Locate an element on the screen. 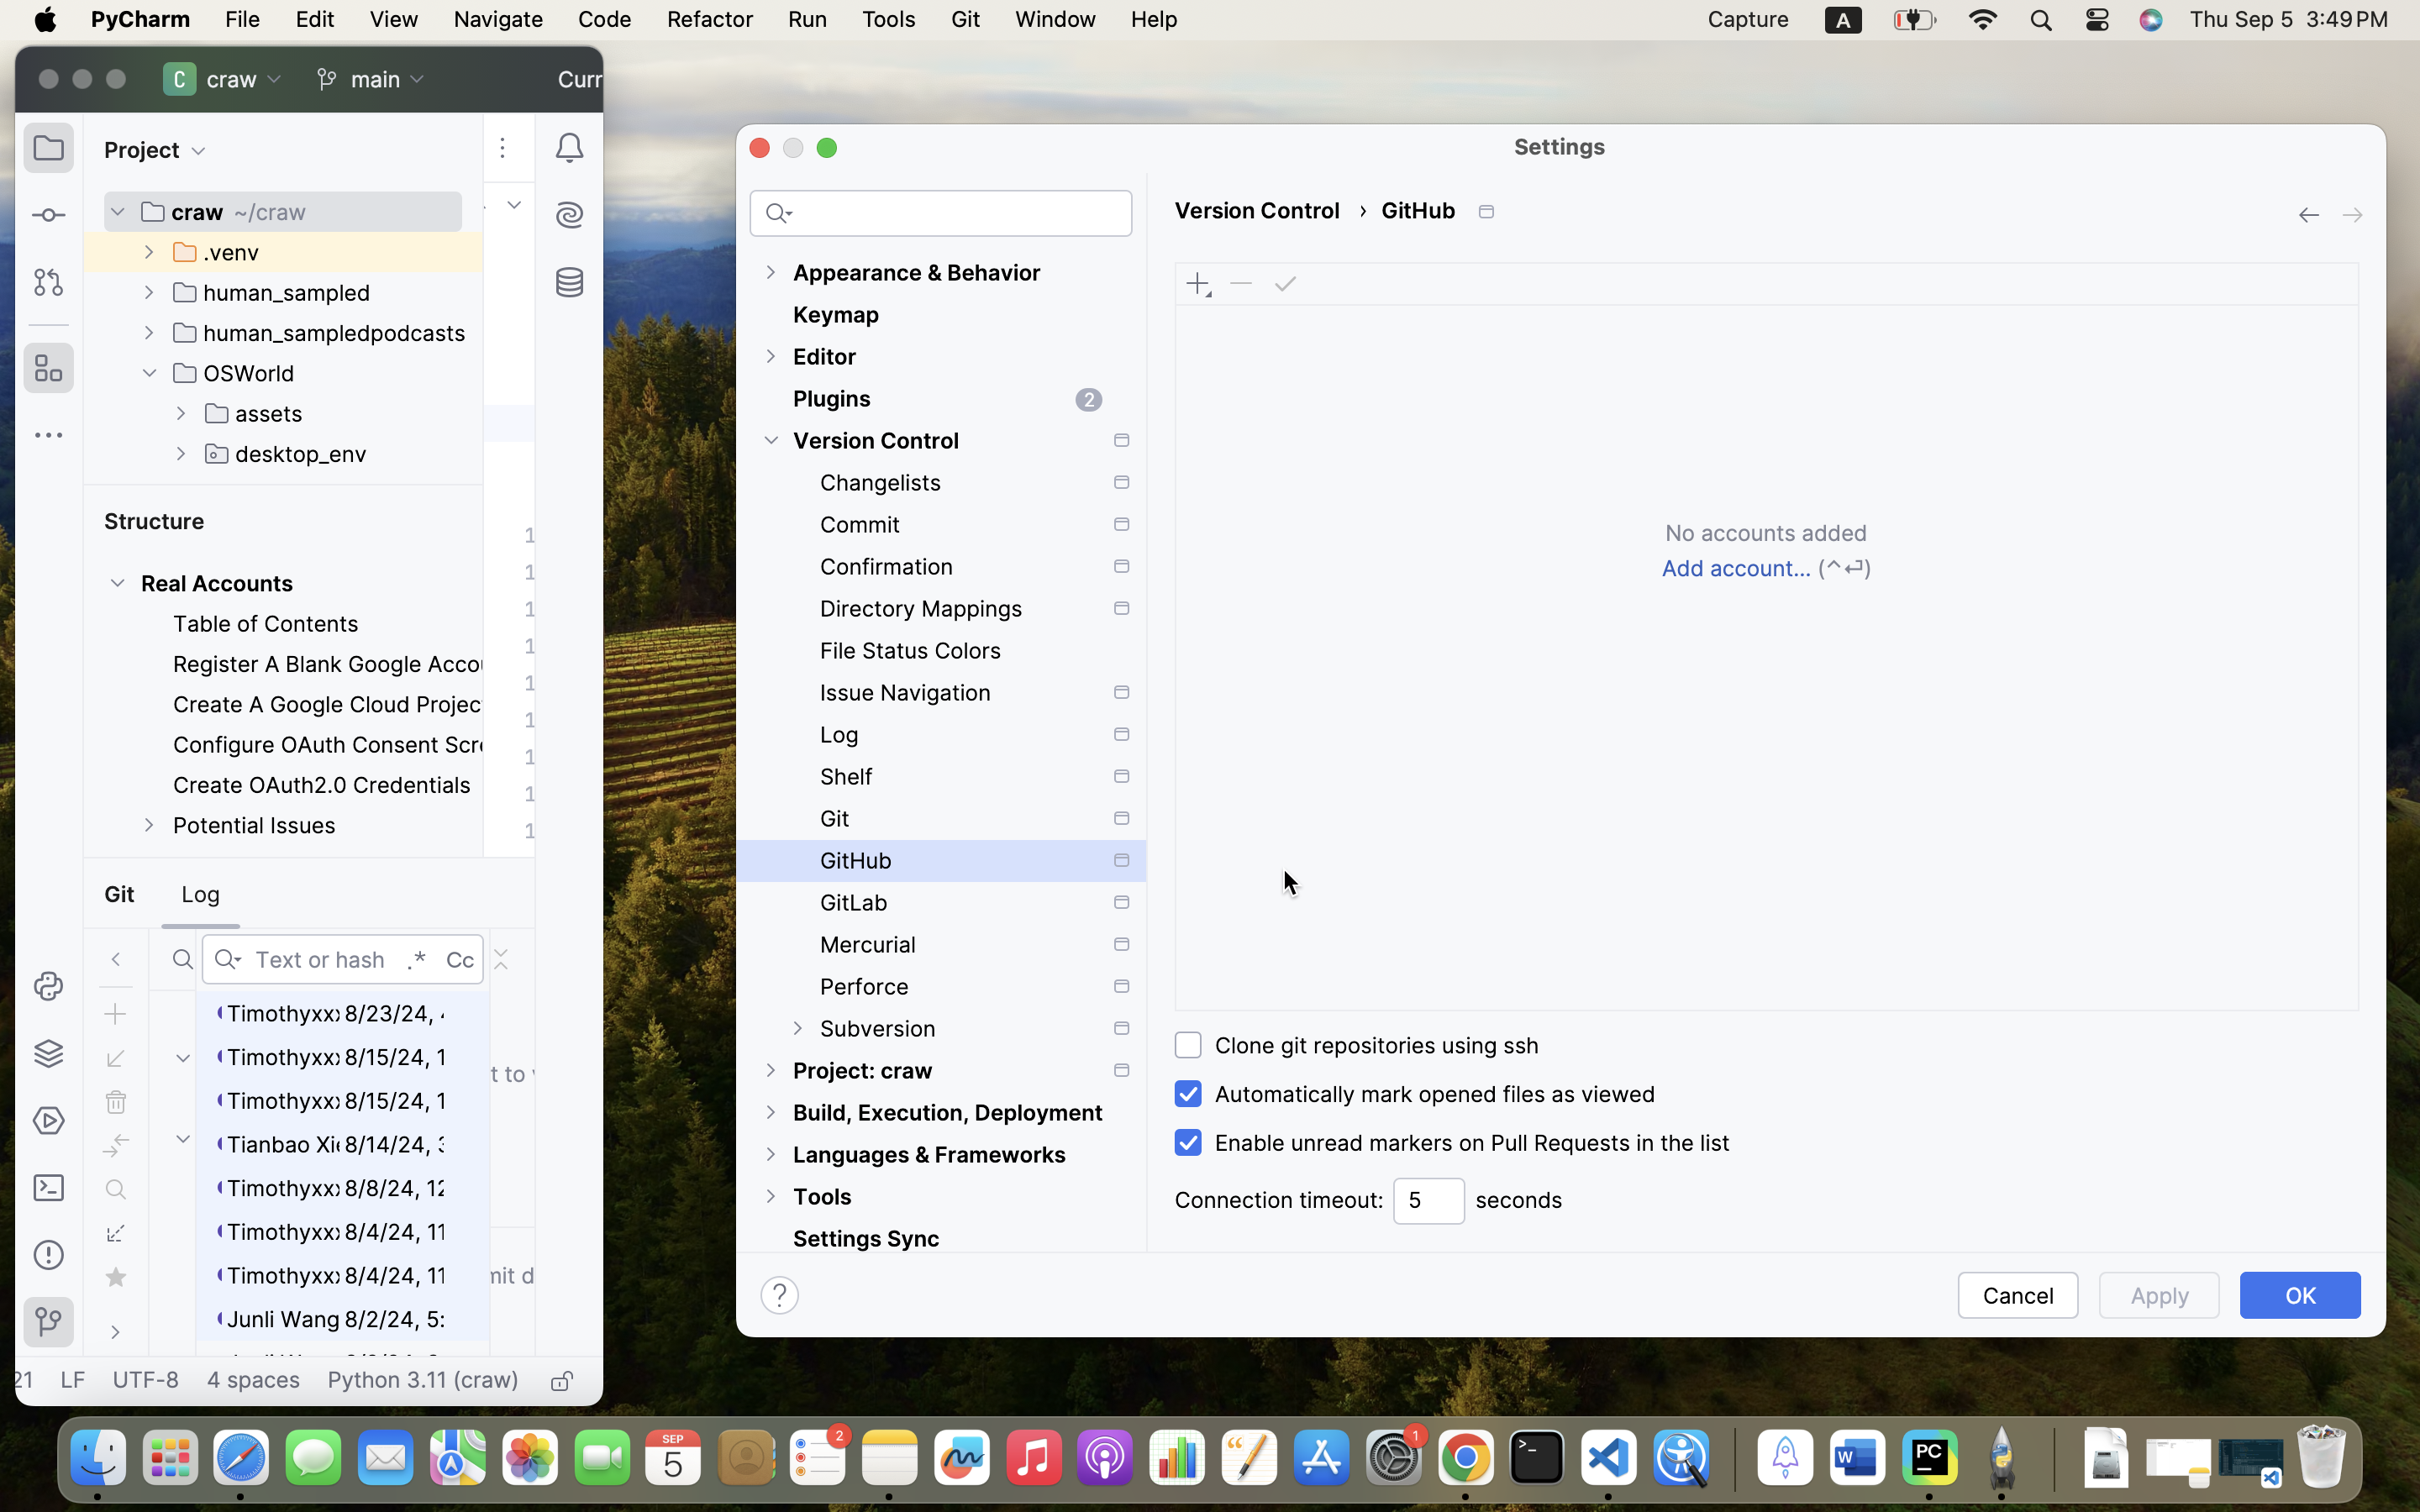 Image resolution: width=2420 pixels, height=1512 pixels. '5' is located at coordinates (1428, 1200).